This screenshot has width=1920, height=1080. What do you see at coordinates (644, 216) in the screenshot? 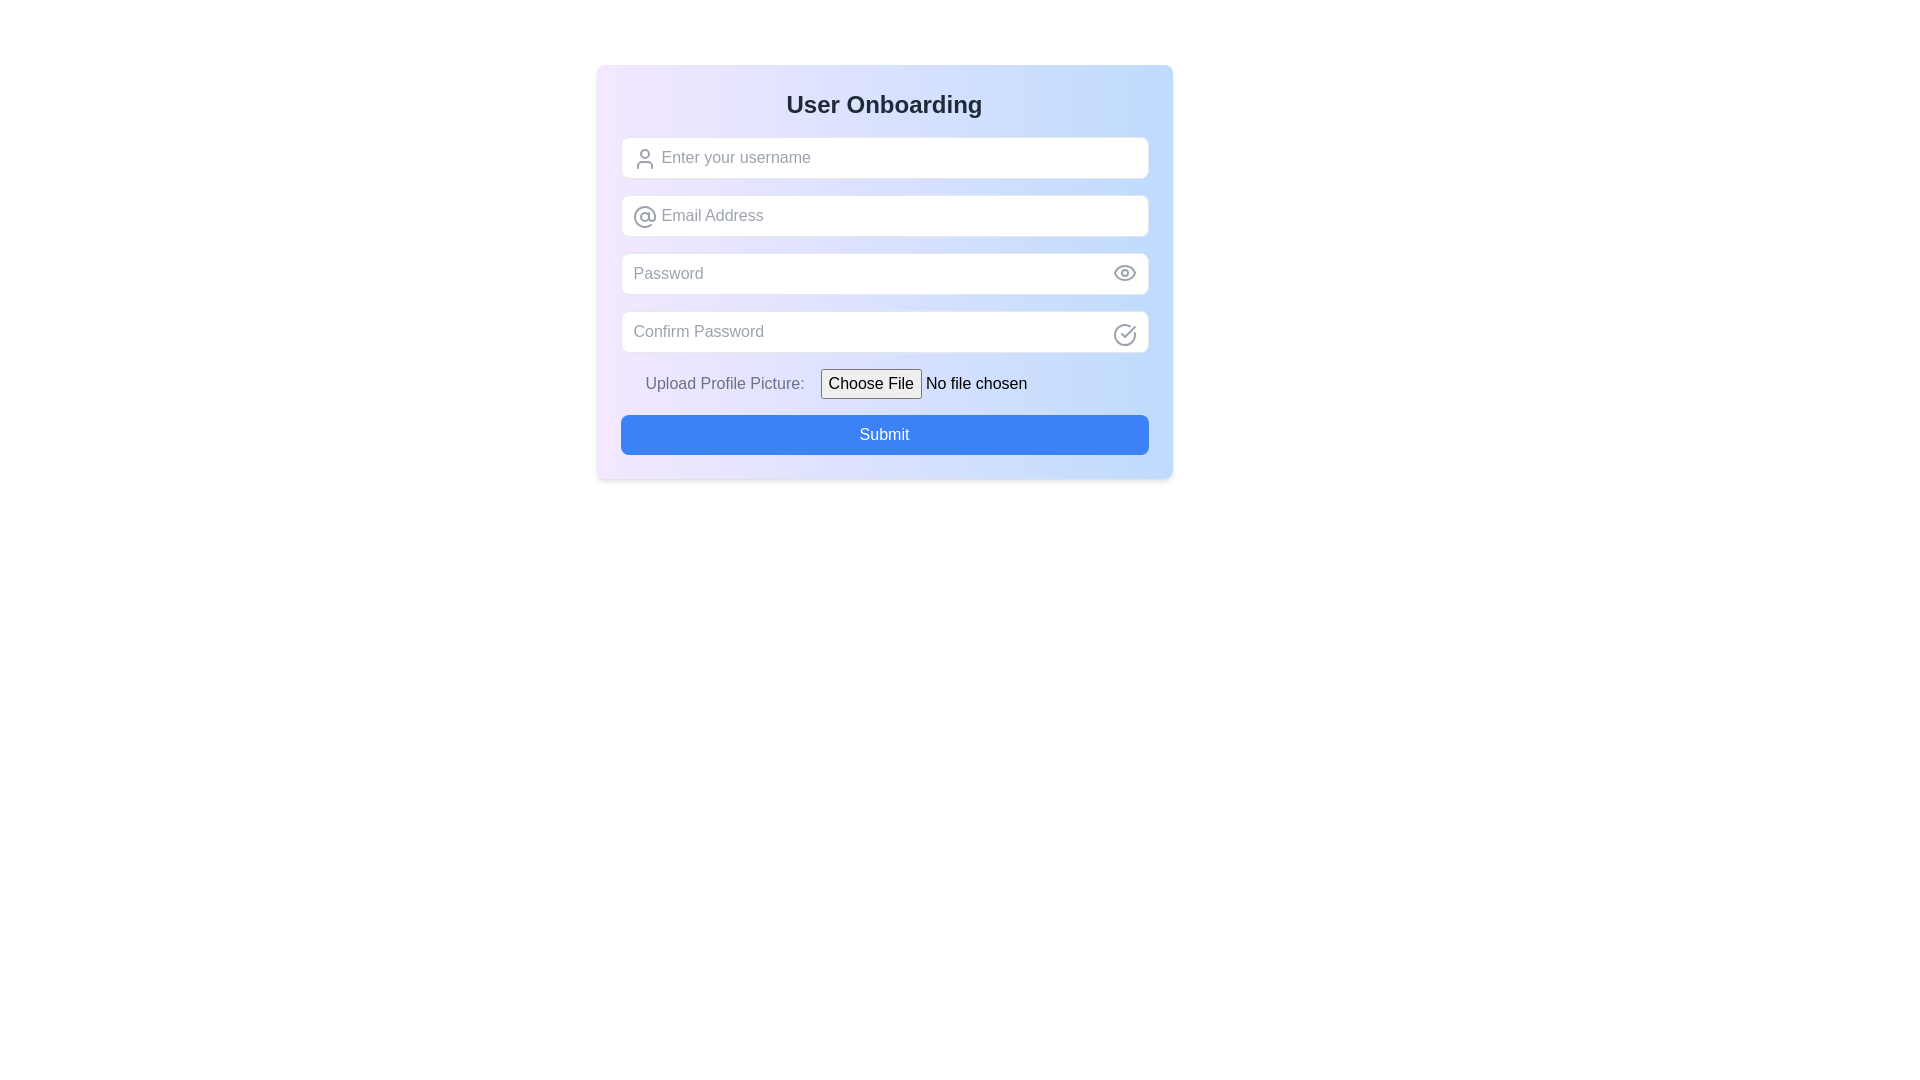
I see `the small gray '@' icon located to the left inside the 'Email Address' input field` at bounding box center [644, 216].